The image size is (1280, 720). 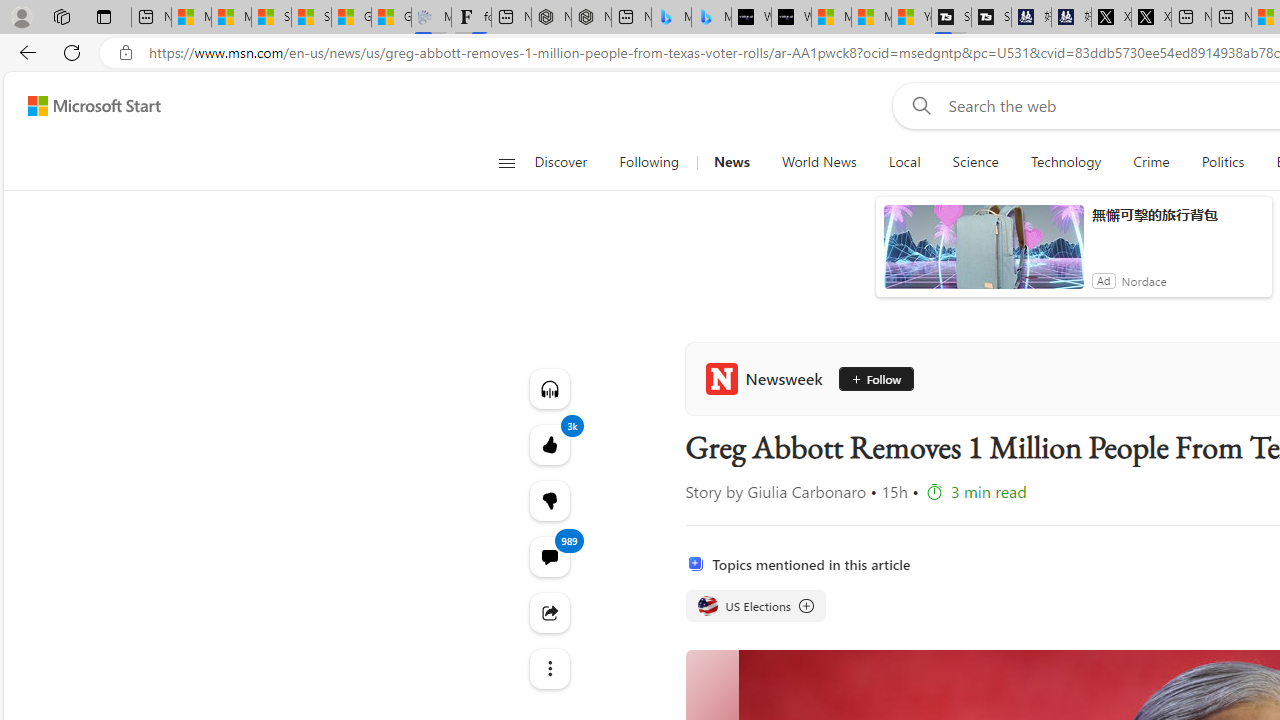 What do you see at coordinates (869, 379) in the screenshot?
I see `'Follow'` at bounding box center [869, 379].